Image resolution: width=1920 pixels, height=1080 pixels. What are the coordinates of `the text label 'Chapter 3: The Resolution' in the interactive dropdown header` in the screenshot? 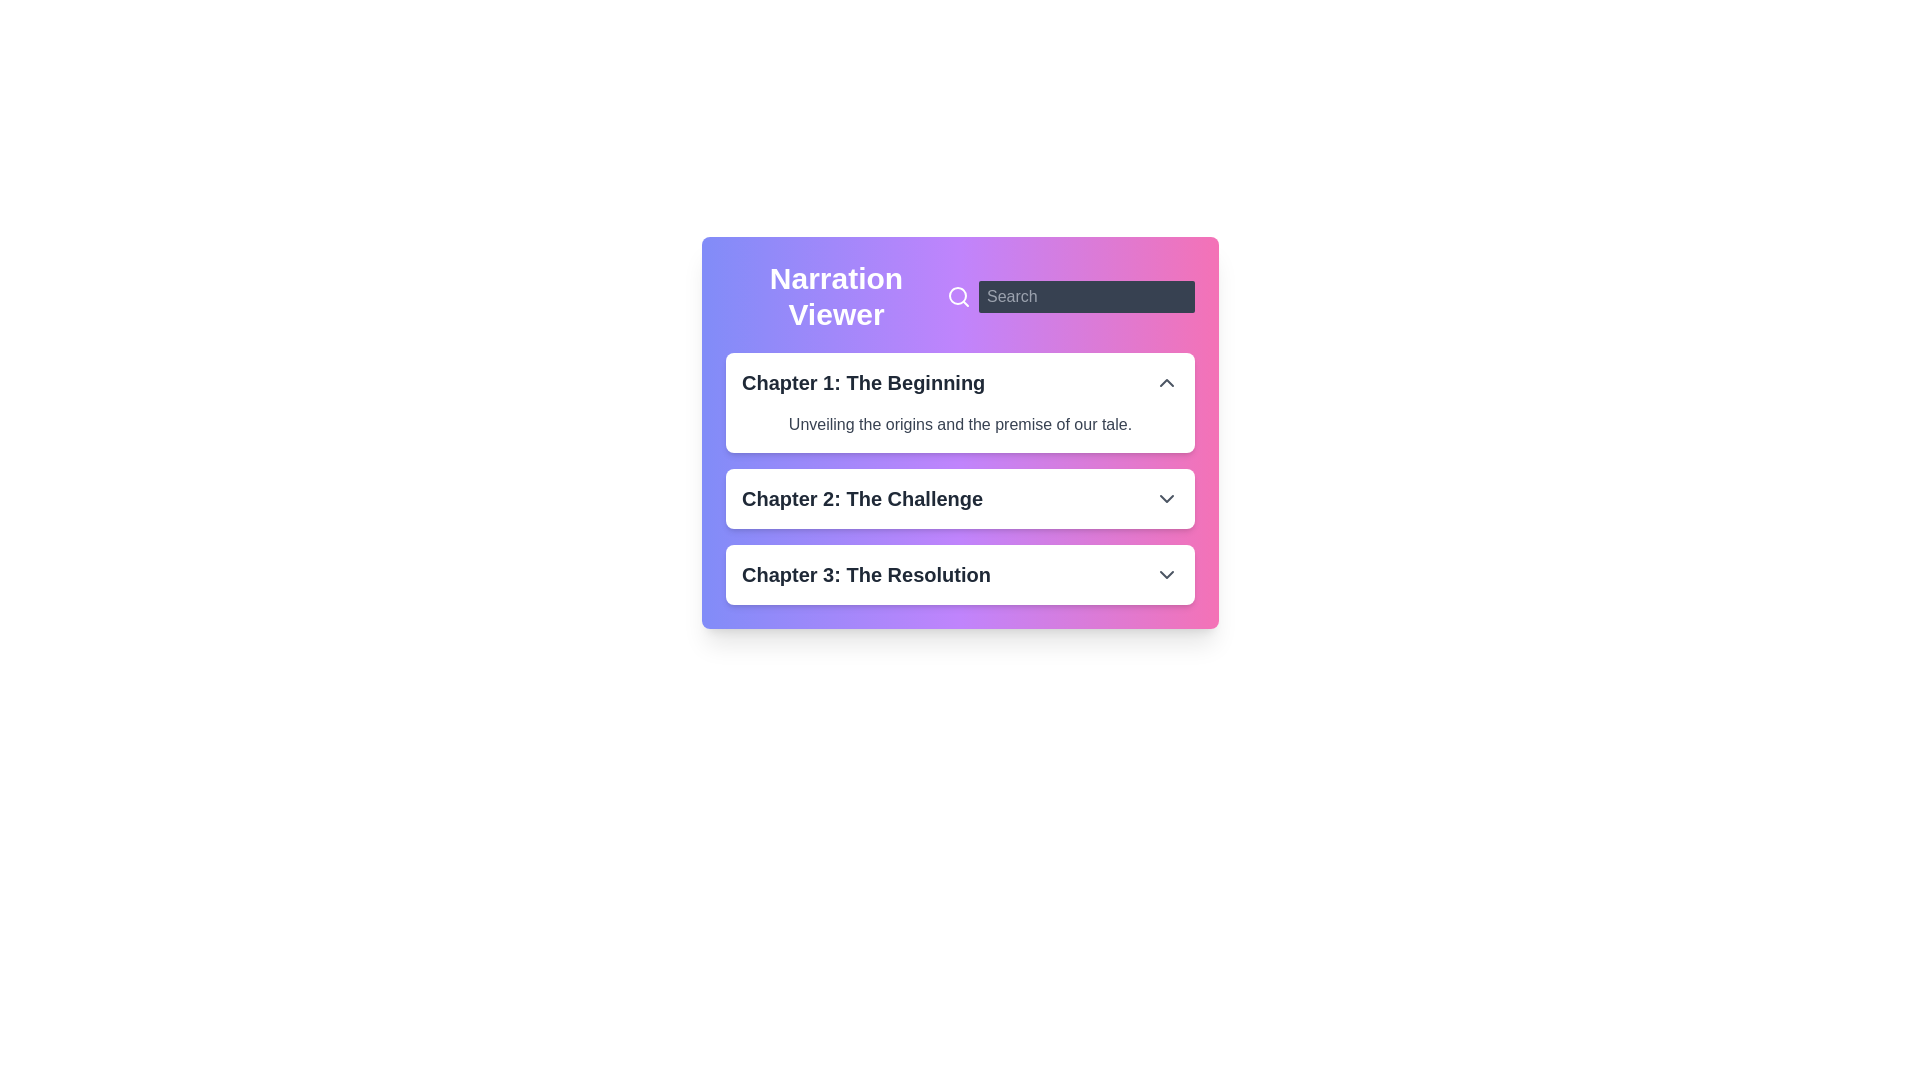 It's located at (960, 574).